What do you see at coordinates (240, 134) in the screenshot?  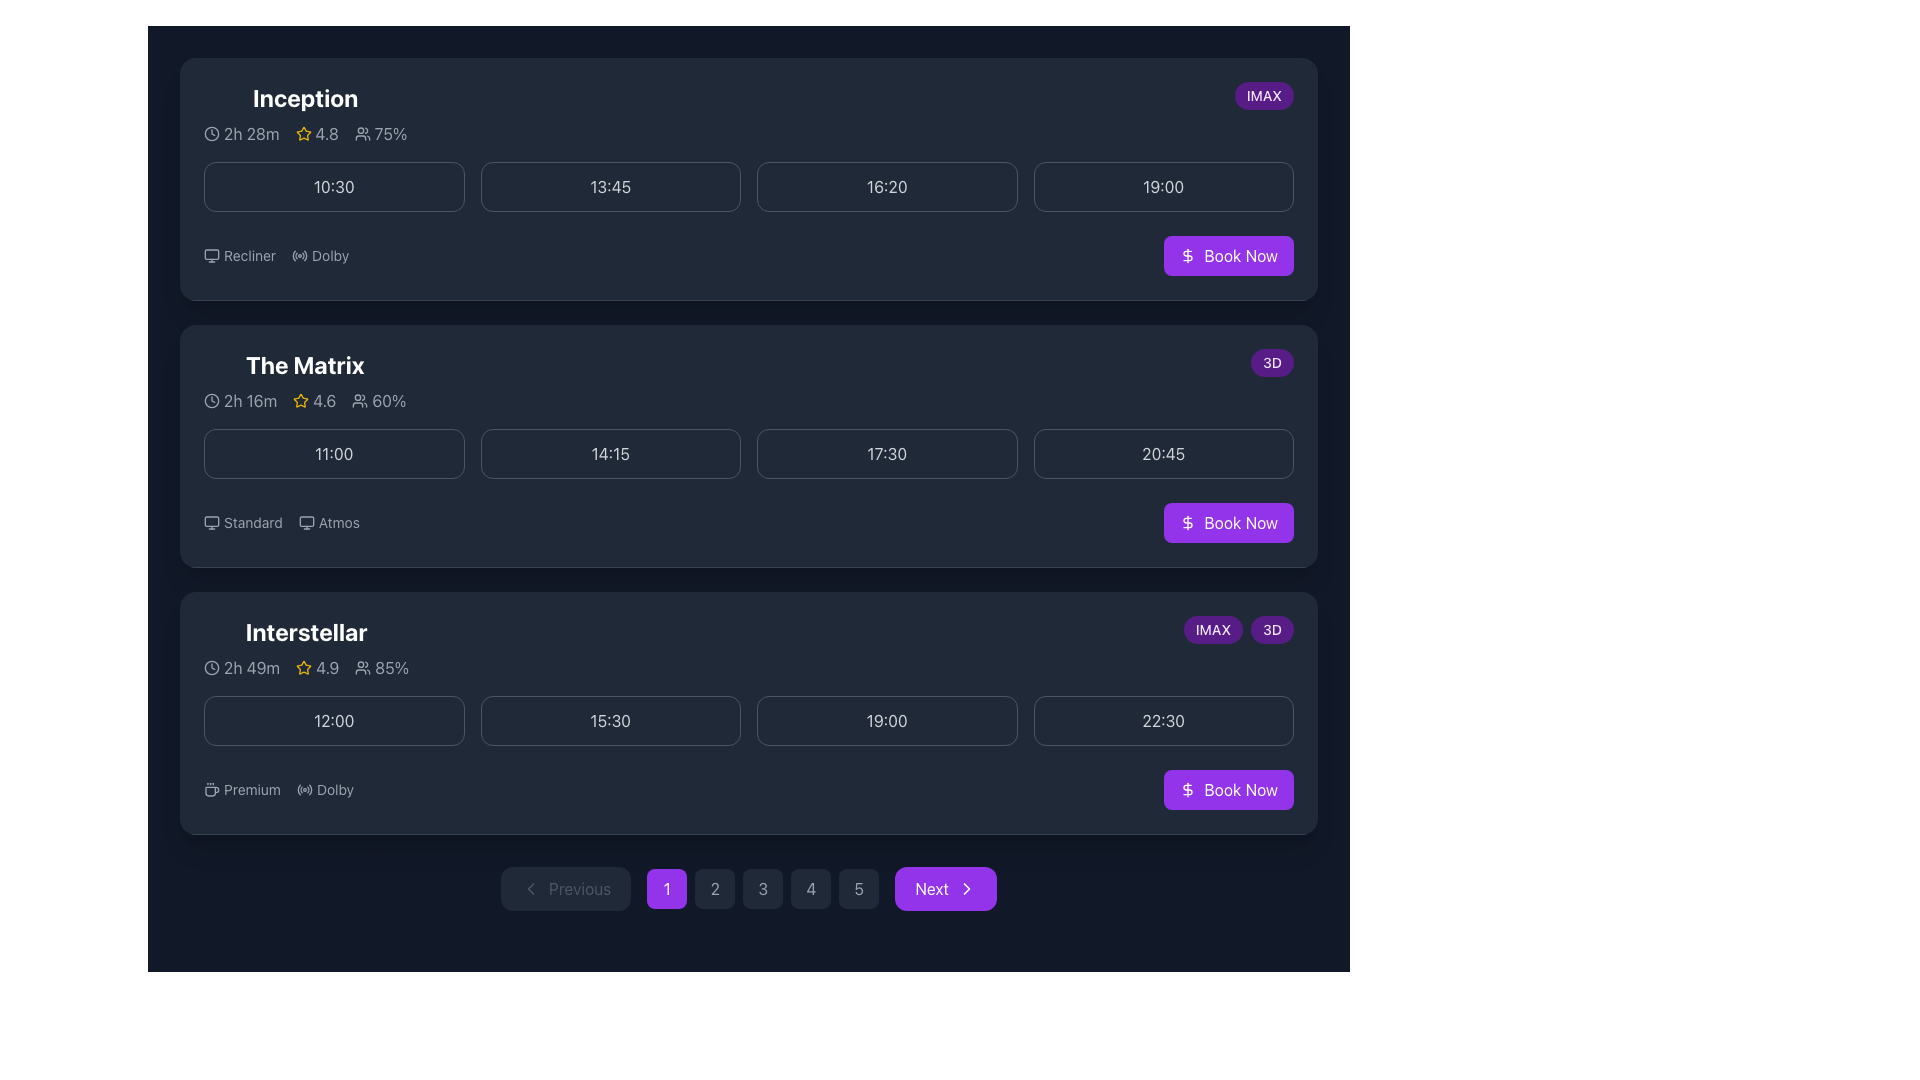 I see `the static text displaying the runtime duration of the movie 'Inception', which is located at the top left segment of the 'Inception' section, immediately following the movie's title` at bounding box center [240, 134].